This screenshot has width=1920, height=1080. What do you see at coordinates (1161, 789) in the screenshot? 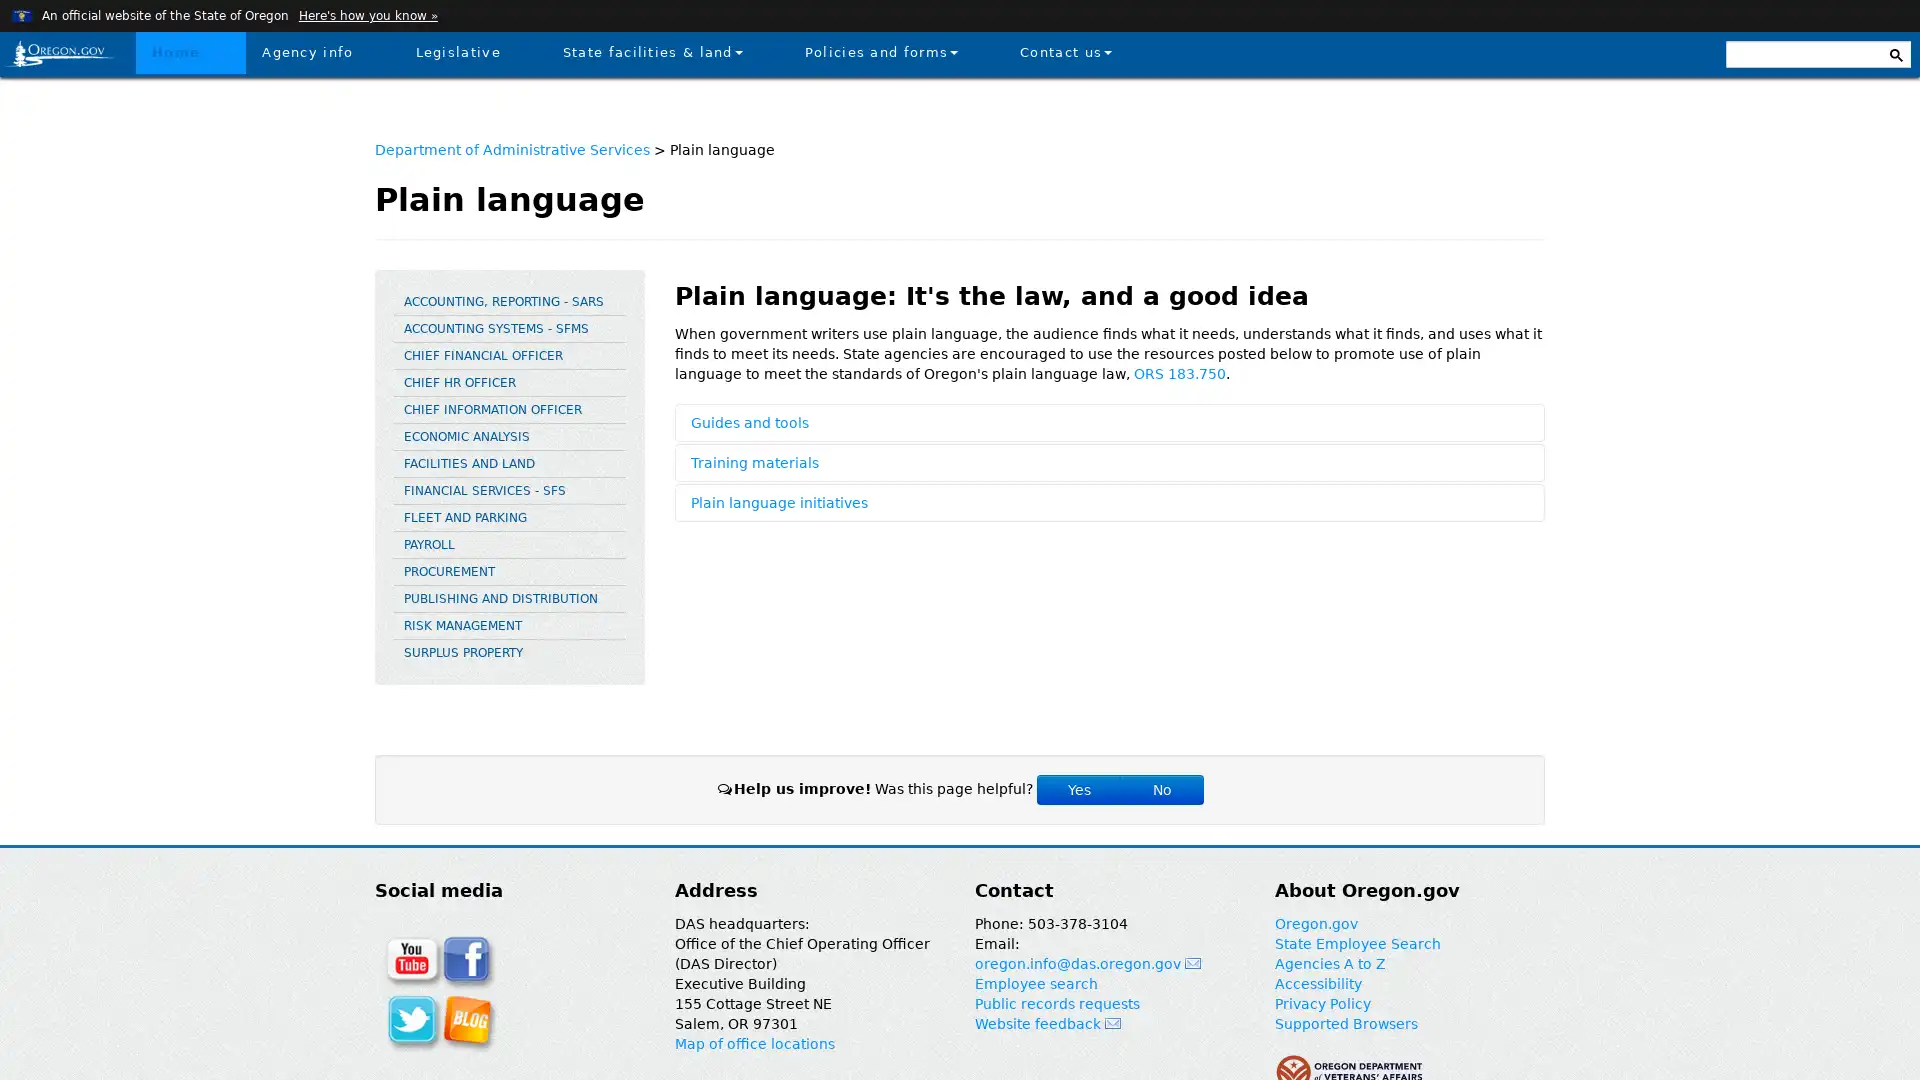
I see `No` at bounding box center [1161, 789].